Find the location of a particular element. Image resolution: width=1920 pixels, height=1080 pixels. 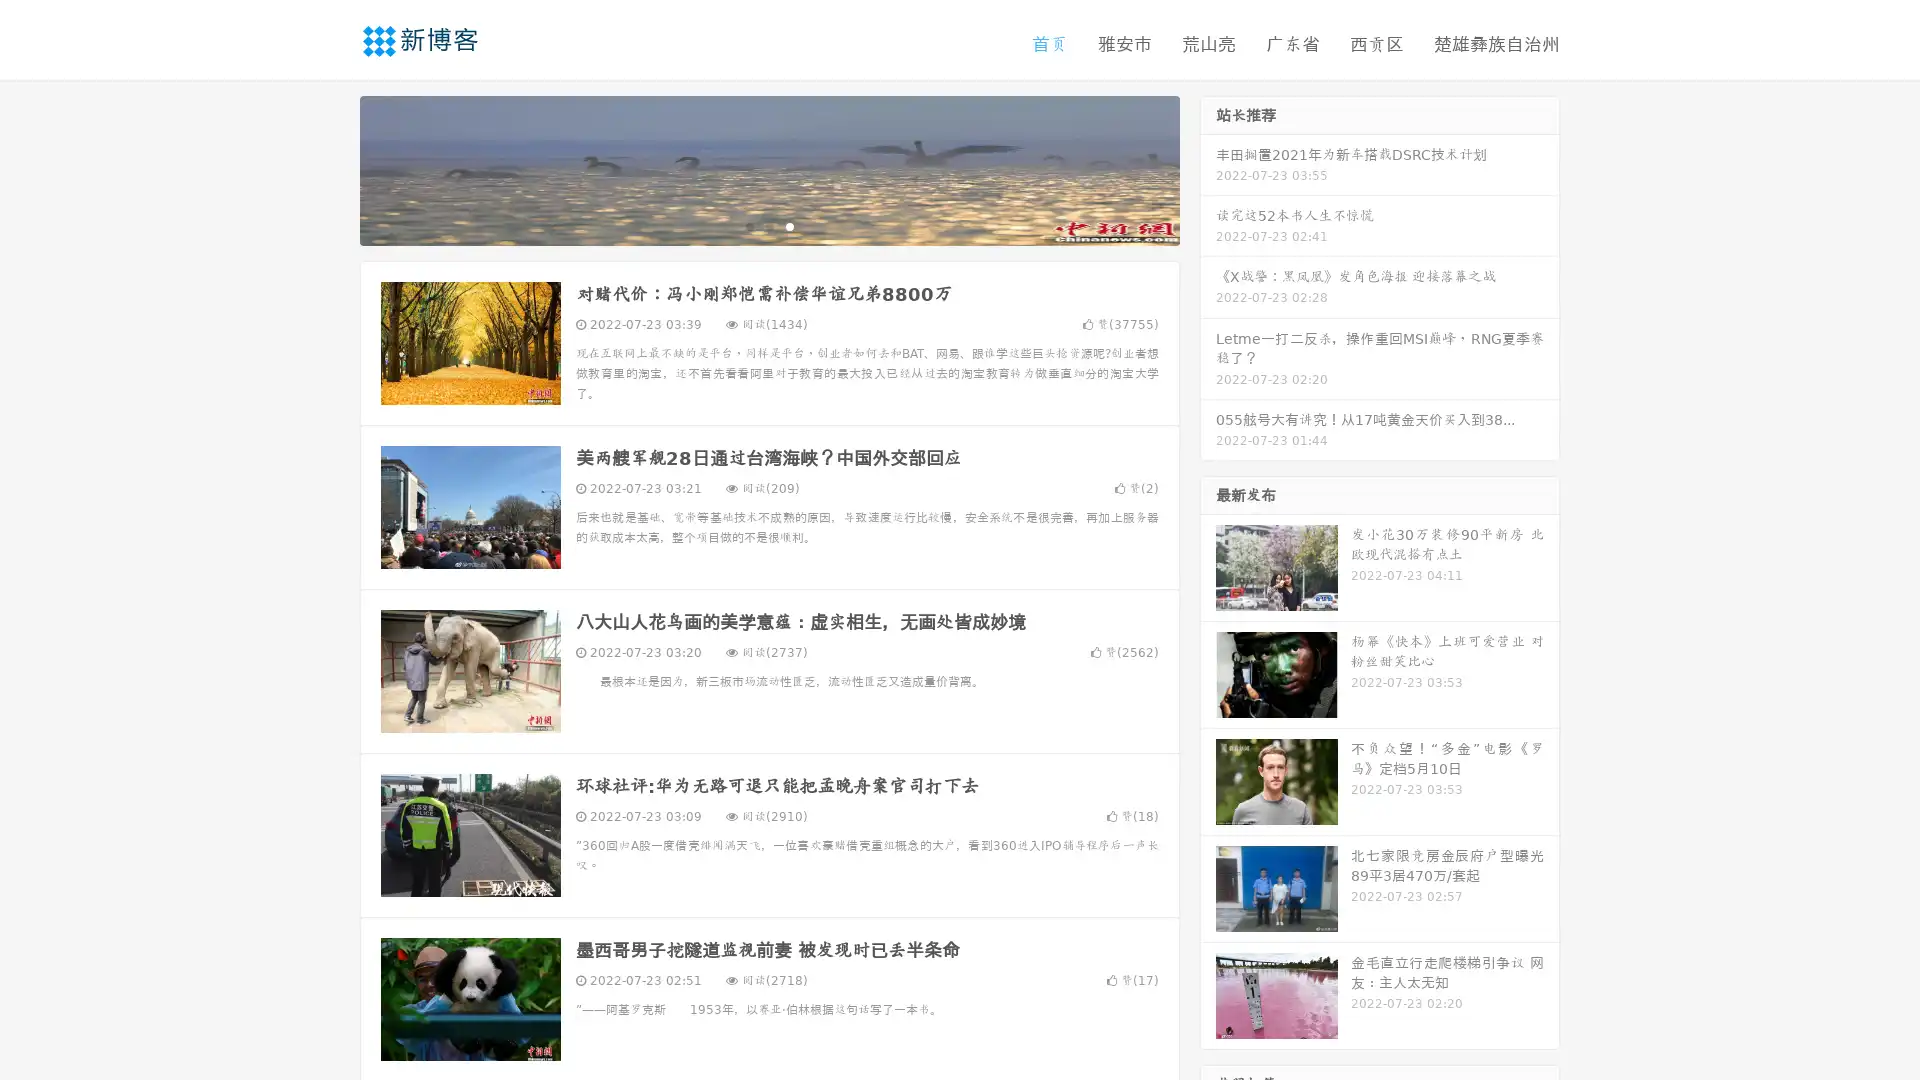

Go to slide 3 is located at coordinates (789, 225).